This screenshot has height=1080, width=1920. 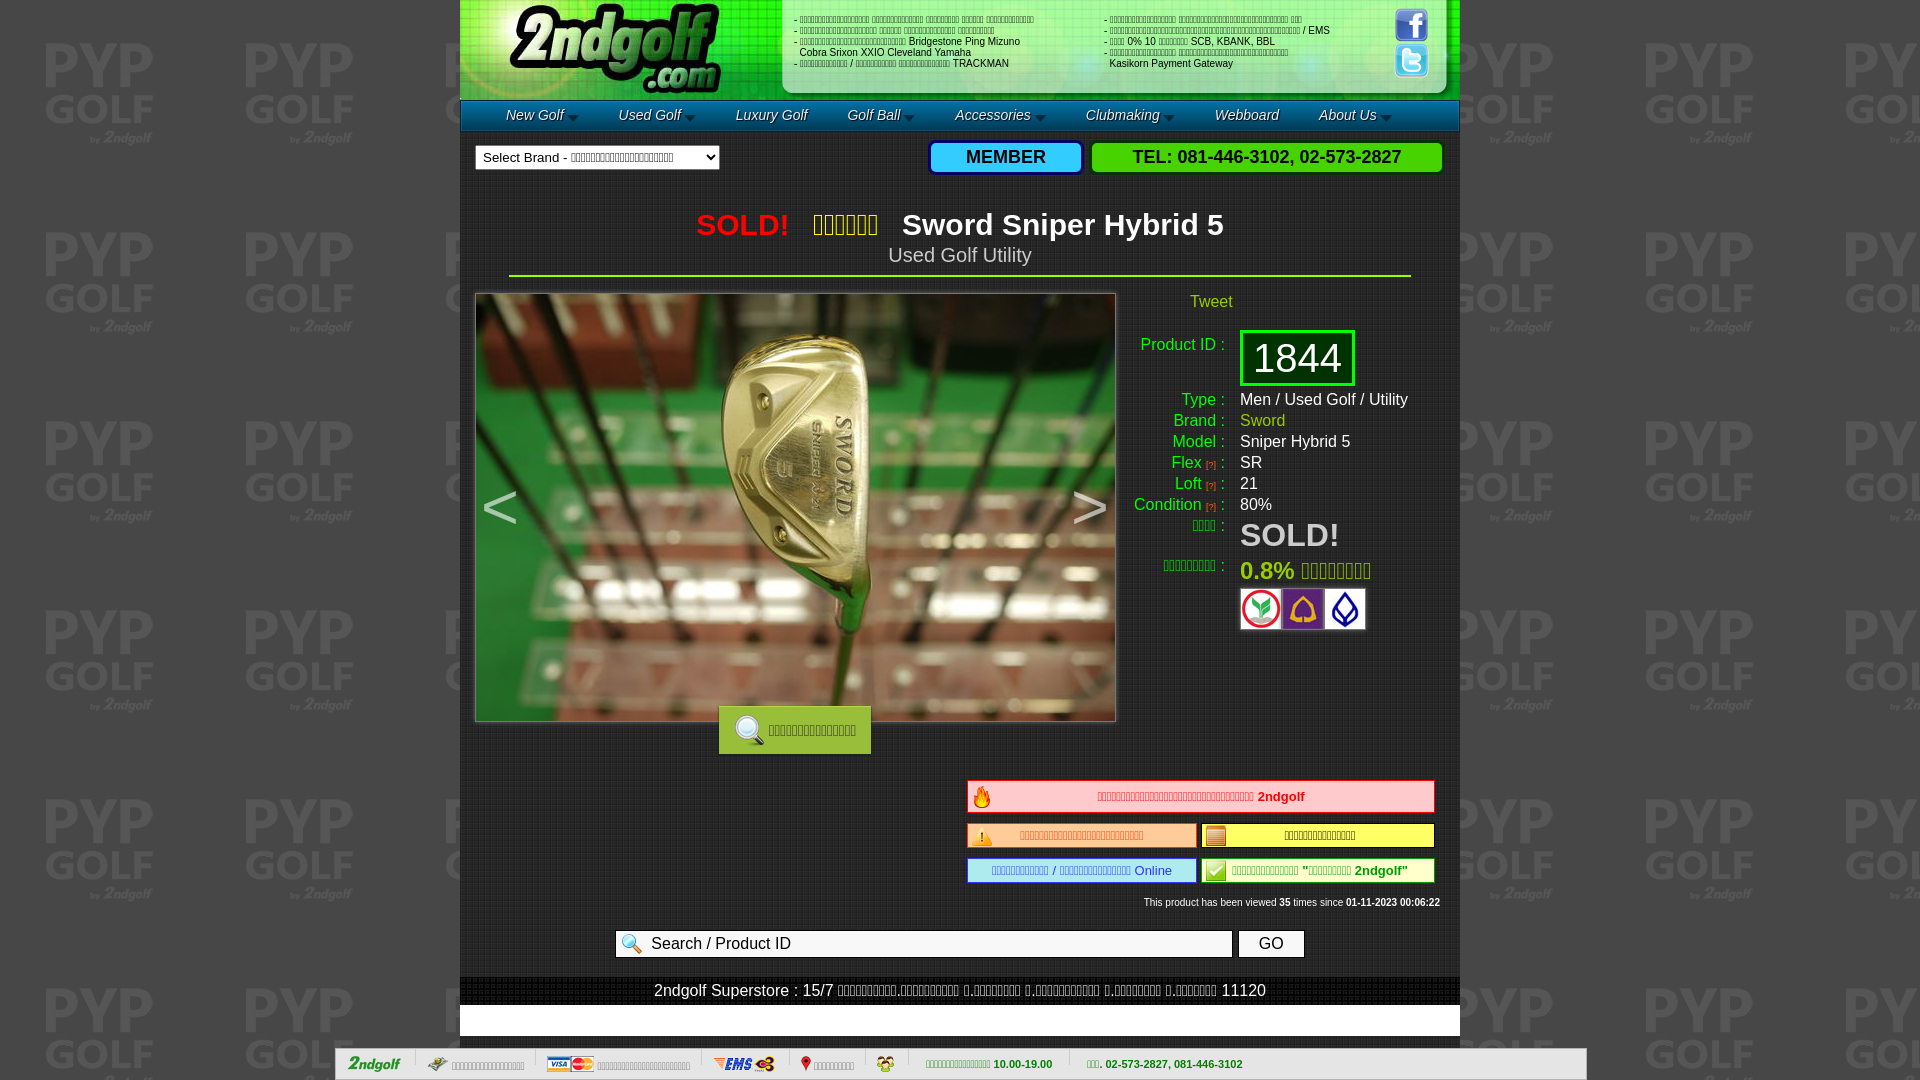 I want to click on 'Webboard', so click(x=1246, y=115).